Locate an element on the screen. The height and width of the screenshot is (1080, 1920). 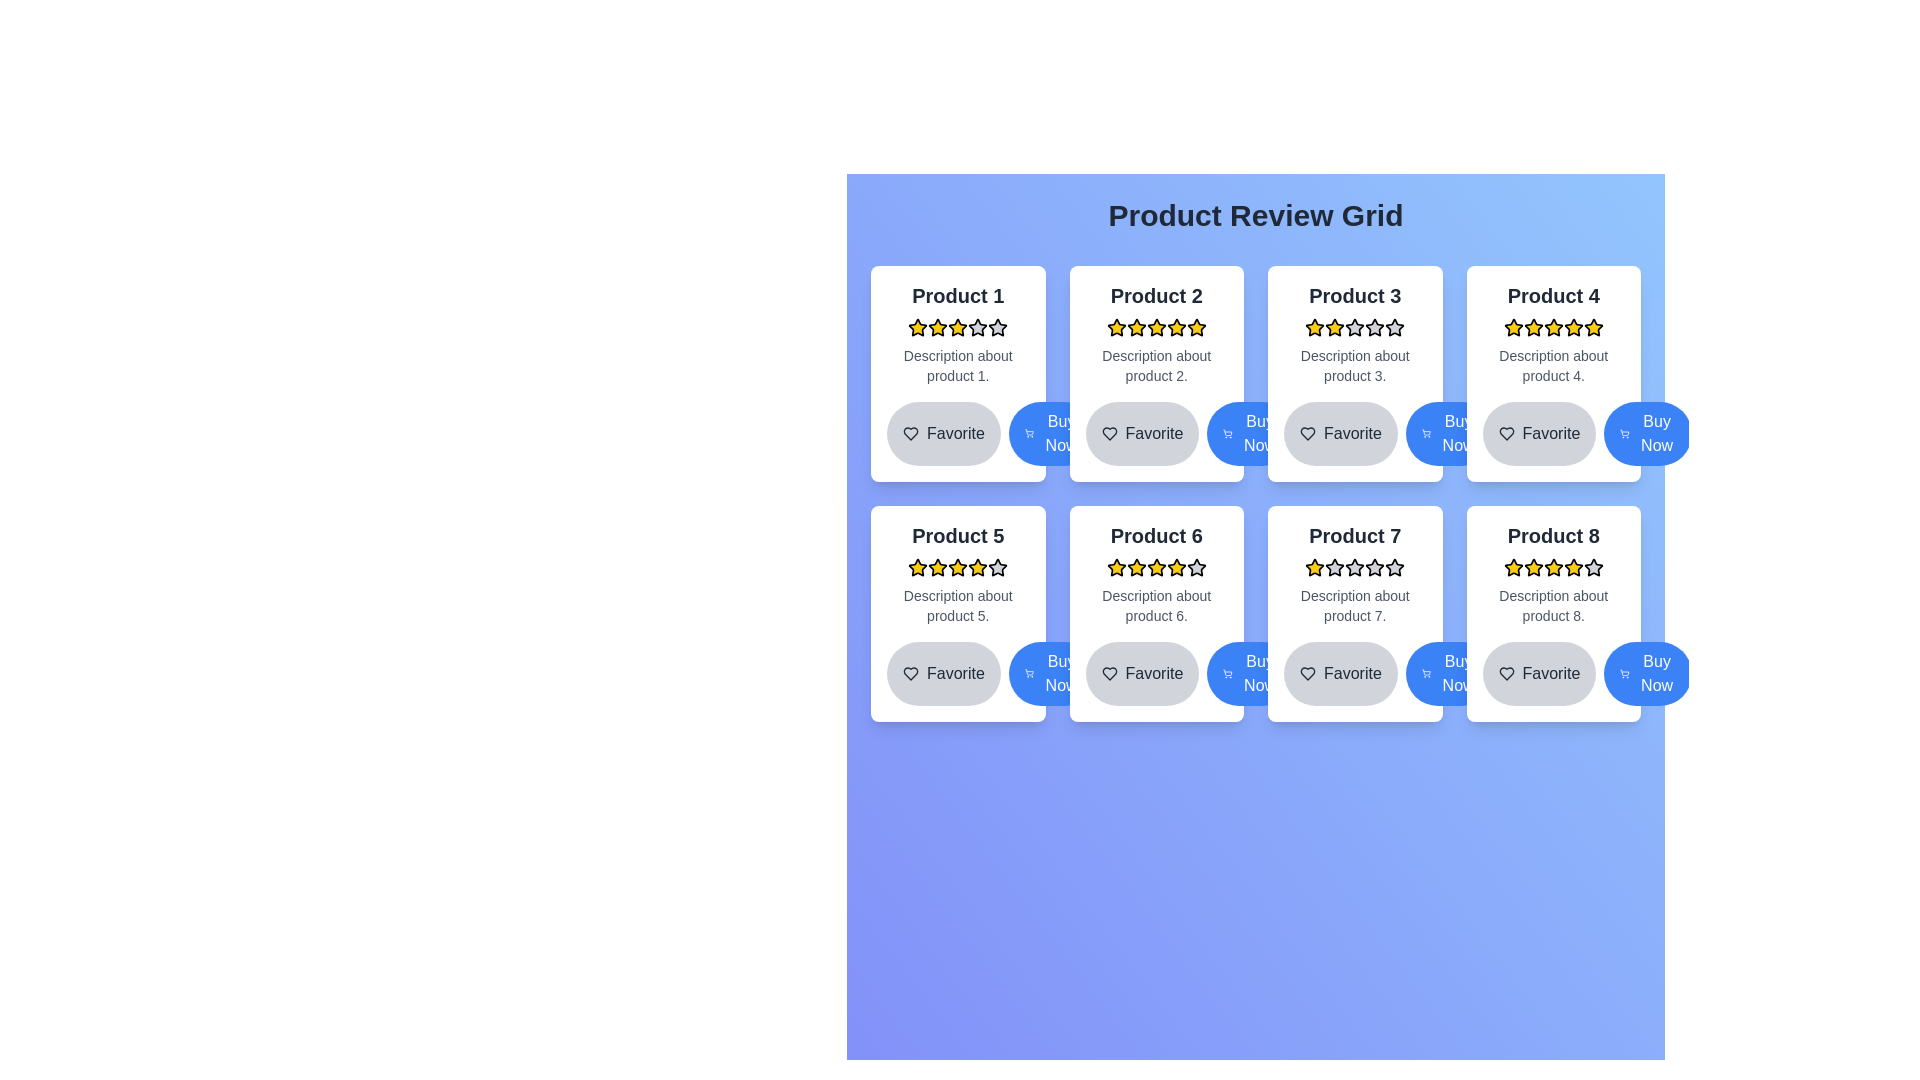
the blue circular 'Buy Now' button with a shopping cart icon located at the bottom-right corner of the 'Product 7' card to observe the hover effect is located at coordinates (1449, 674).